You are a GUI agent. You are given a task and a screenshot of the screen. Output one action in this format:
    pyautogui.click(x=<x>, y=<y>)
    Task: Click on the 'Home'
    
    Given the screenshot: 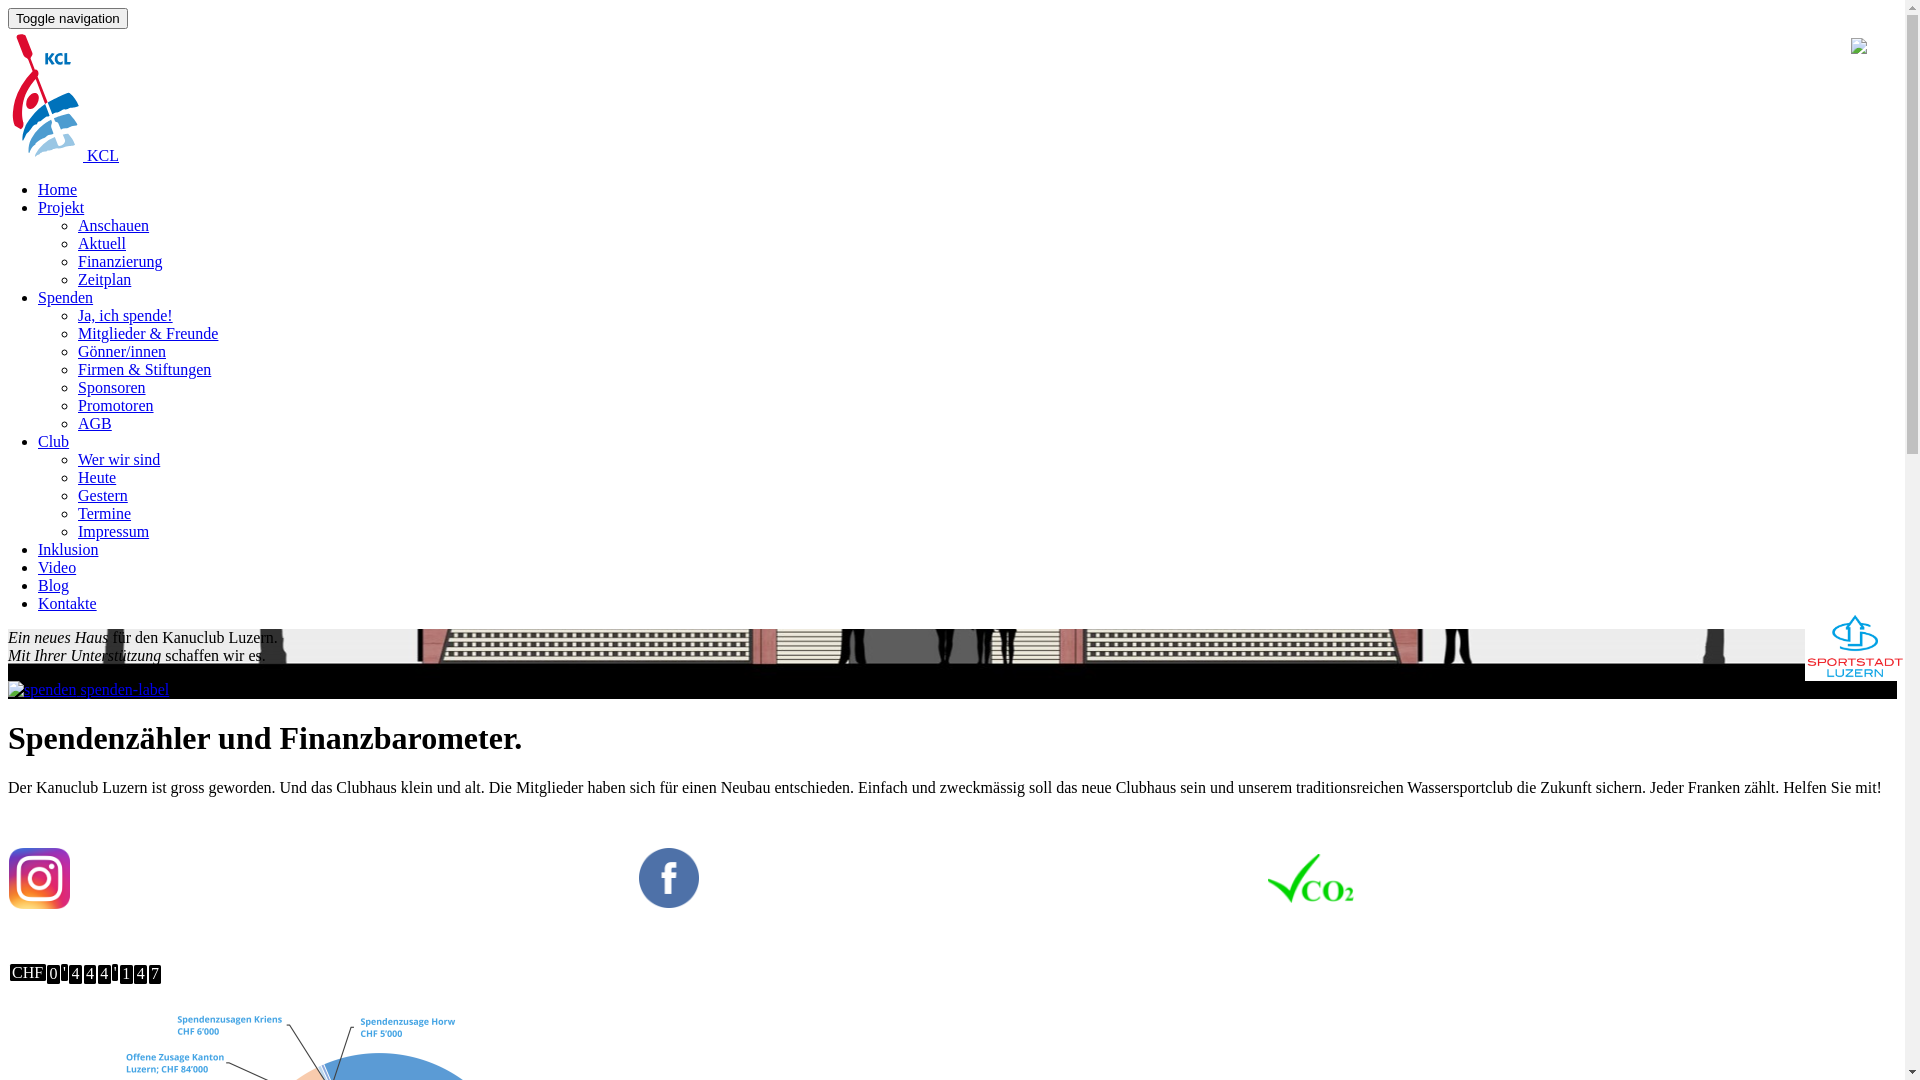 What is the action you would take?
    pyautogui.click(x=57, y=189)
    